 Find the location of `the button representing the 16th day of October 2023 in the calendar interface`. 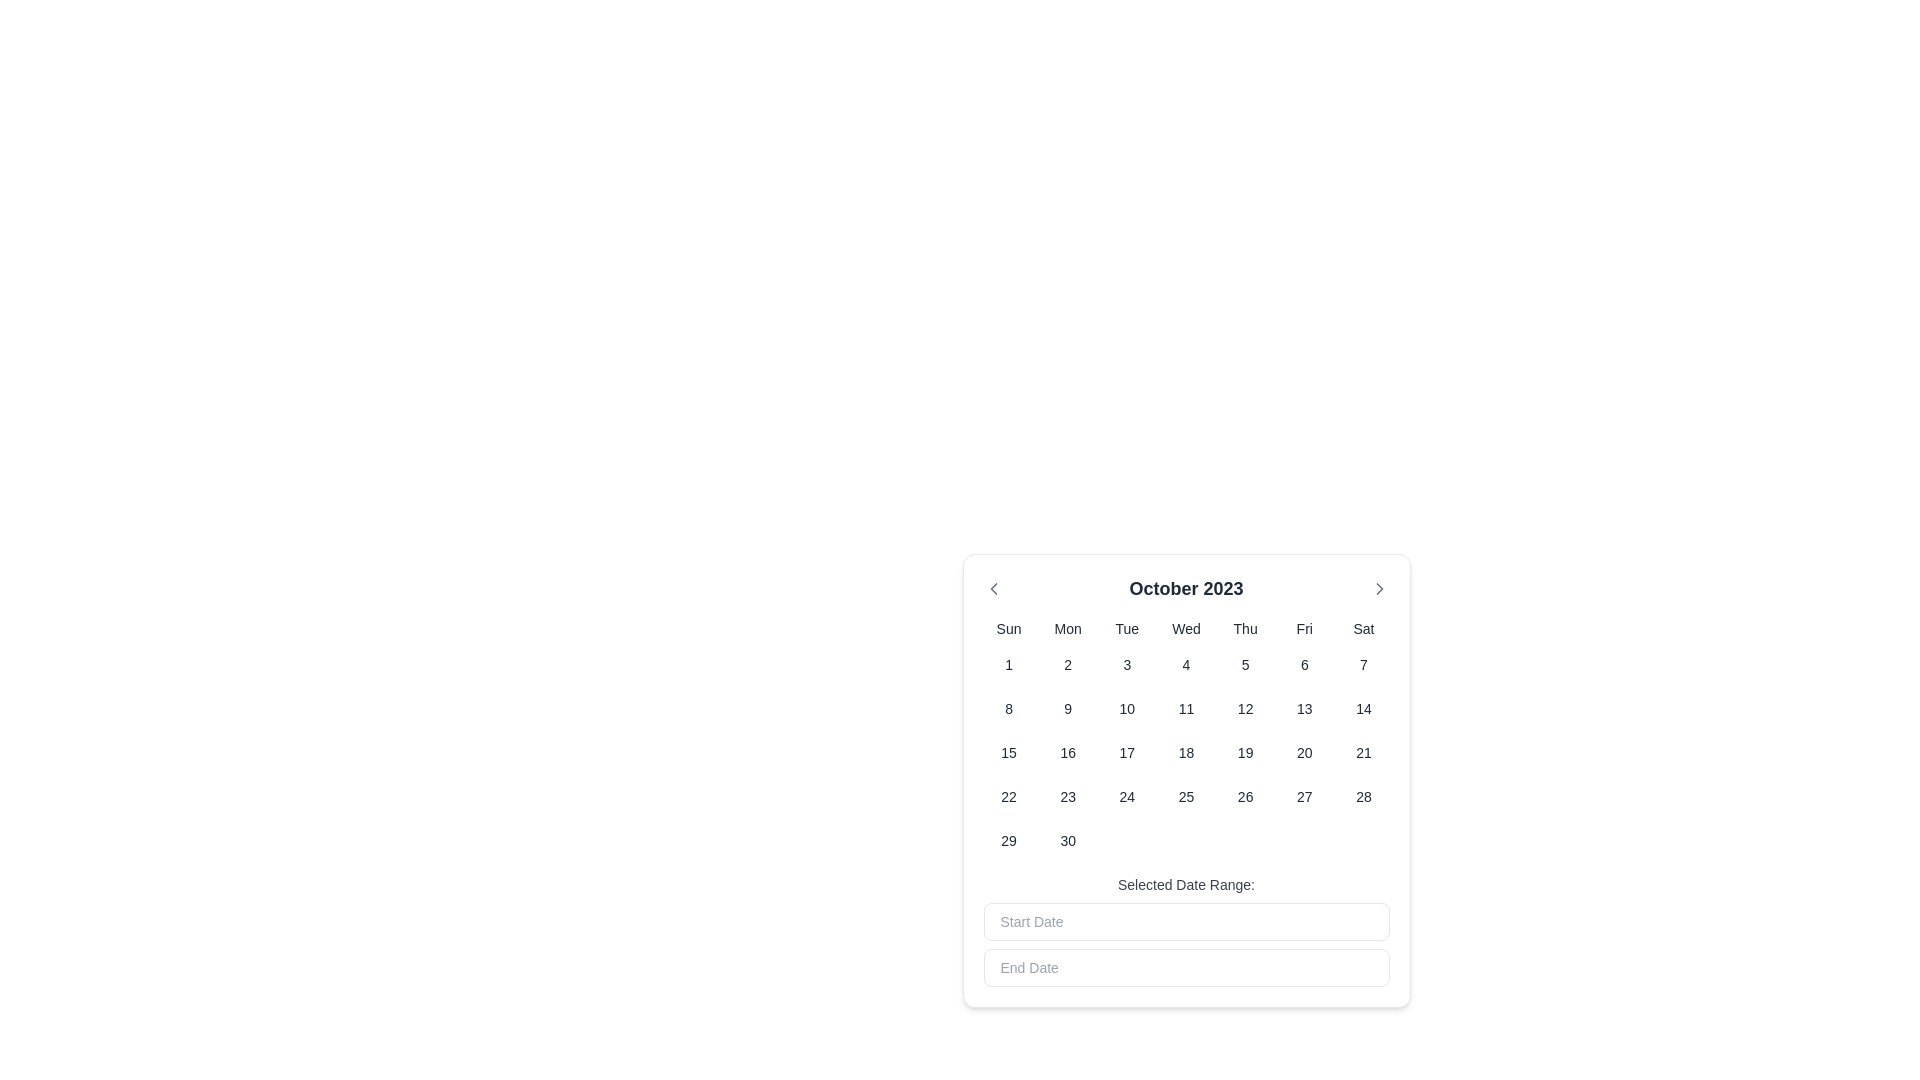

the button representing the 16th day of October 2023 in the calendar interface is located at coordinates (1067, 752).